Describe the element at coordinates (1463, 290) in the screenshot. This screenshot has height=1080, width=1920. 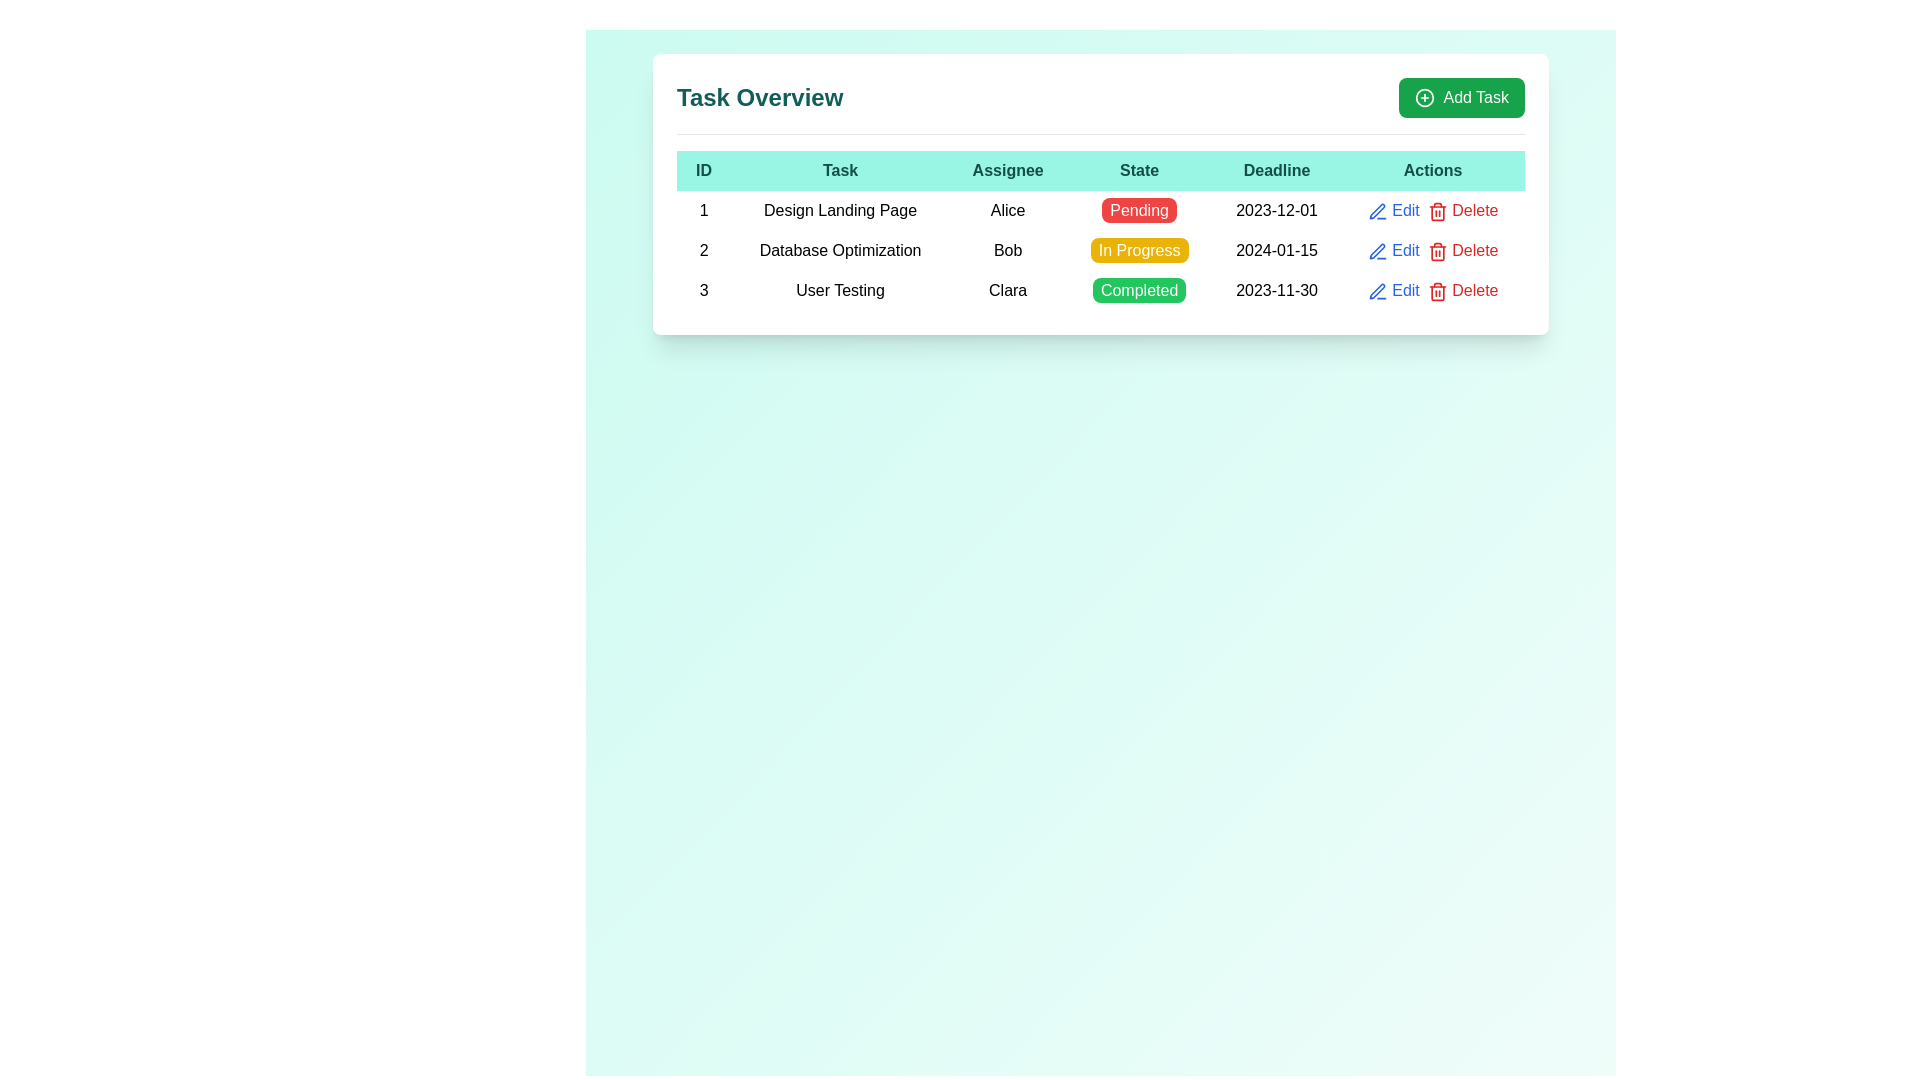
I see `the 'Delete' link styled in red color with a trash bin icon to its left, located in the 'Actions' column, to initiate delete` at that location.